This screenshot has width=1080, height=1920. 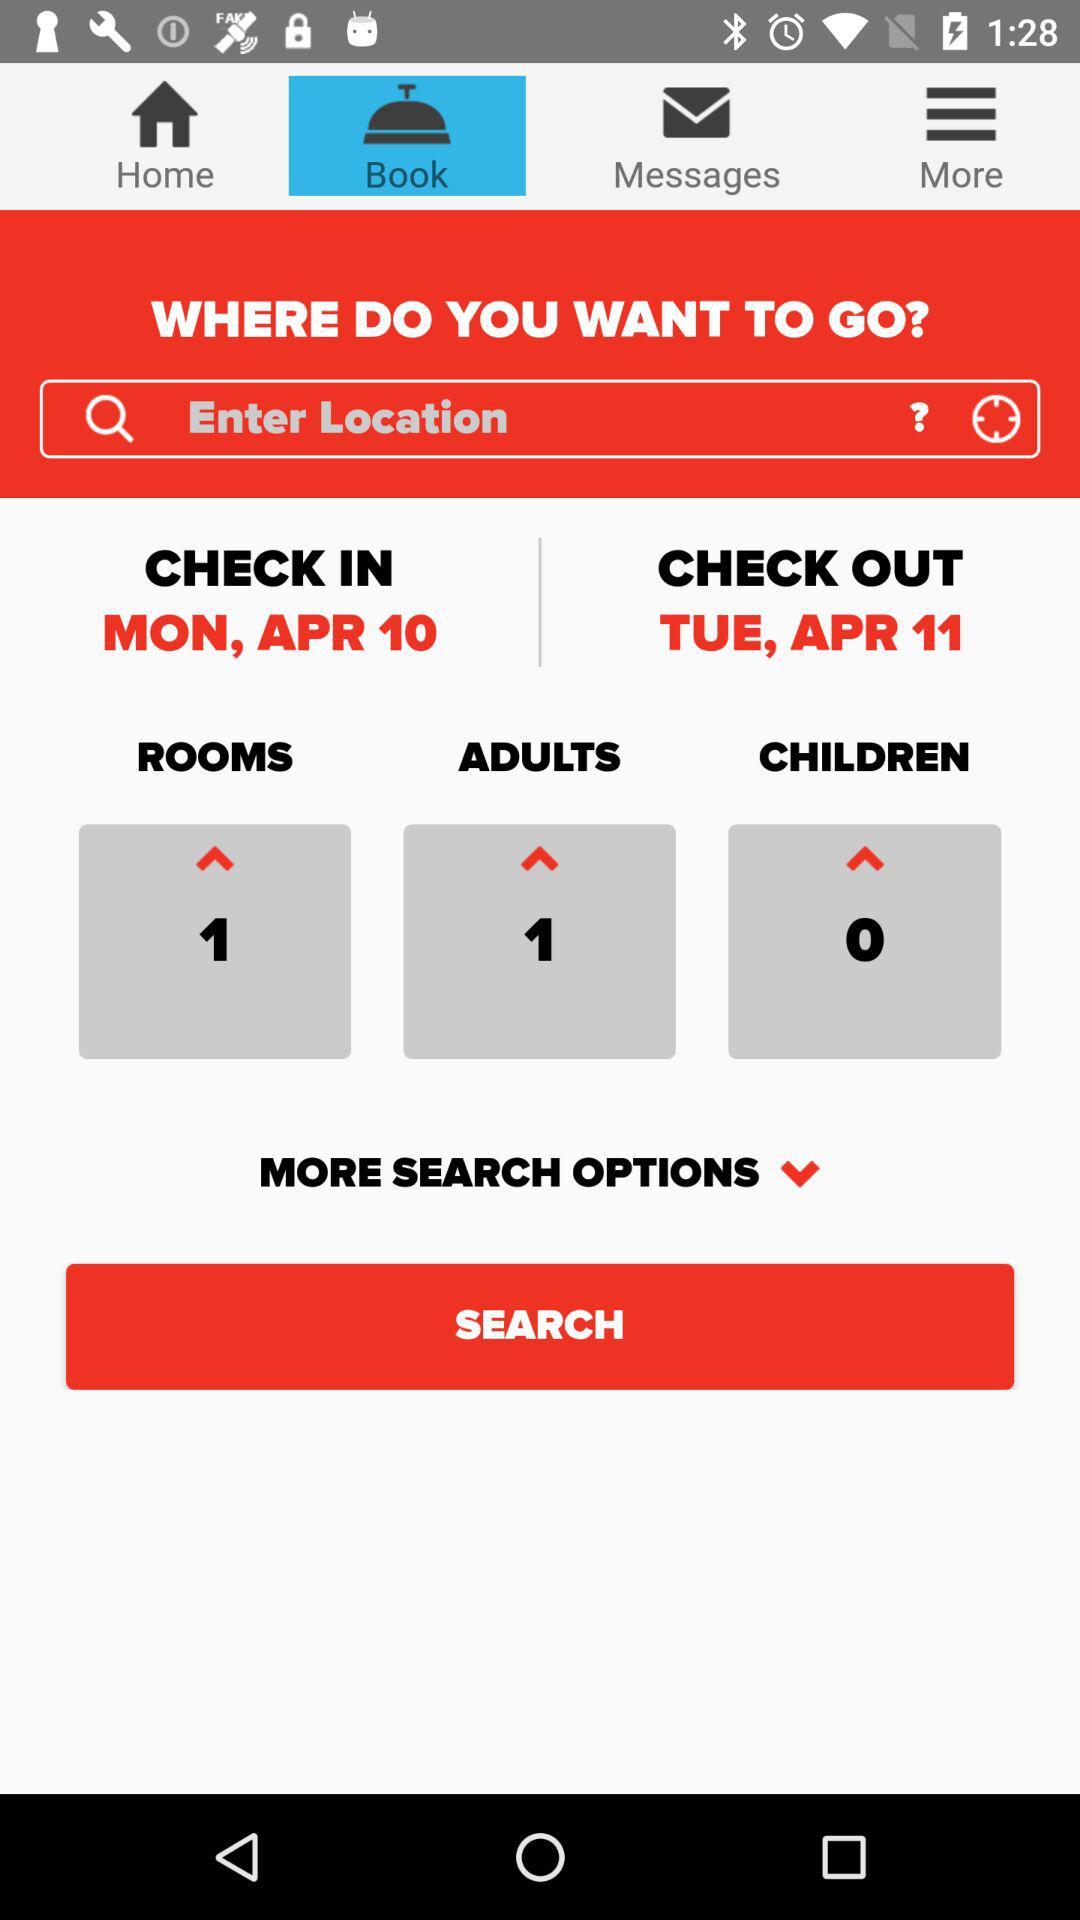 I want to click on search bar, so click(x=532, y=417).